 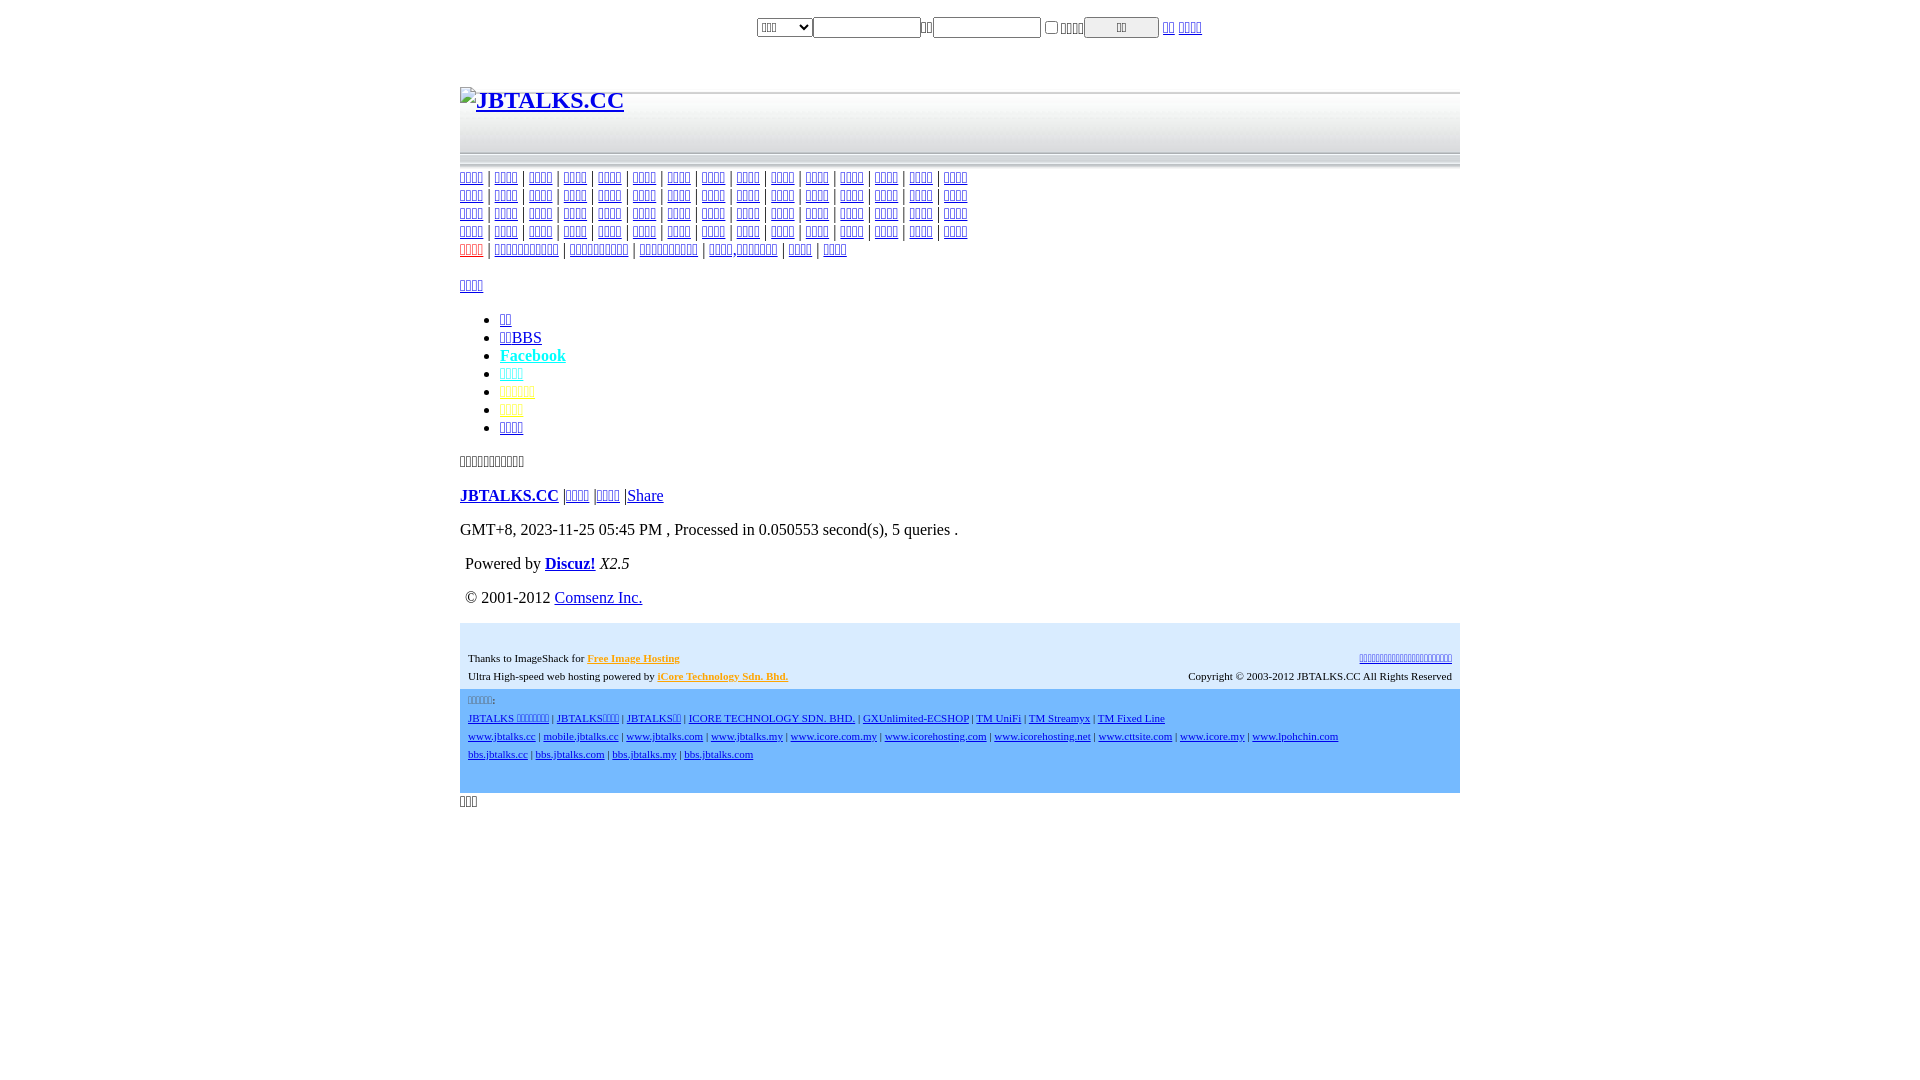 I want to click on 'iCore Technology Sdn. Bhd.', so click(x=721, y=675).